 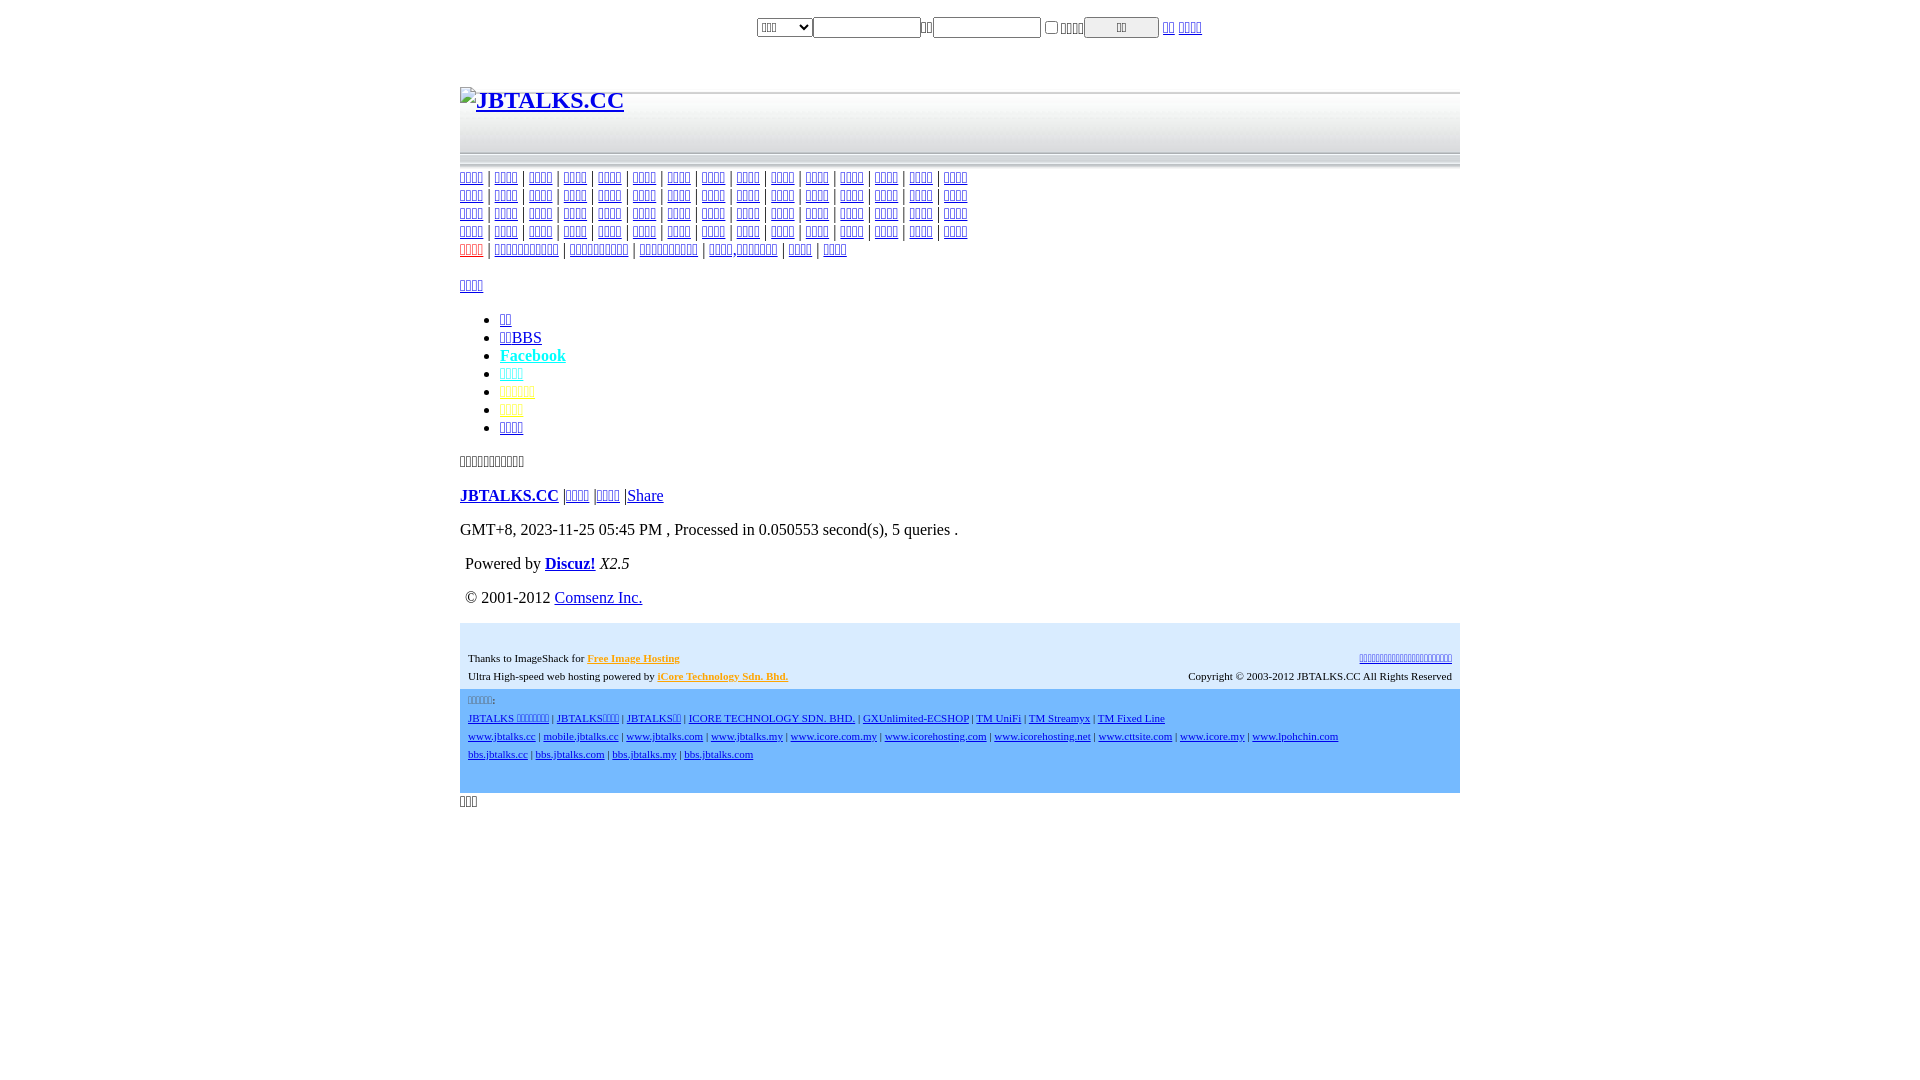 I want to click on 'iCore Technology Sdn. Bhd.', so click(x=721, y=675).